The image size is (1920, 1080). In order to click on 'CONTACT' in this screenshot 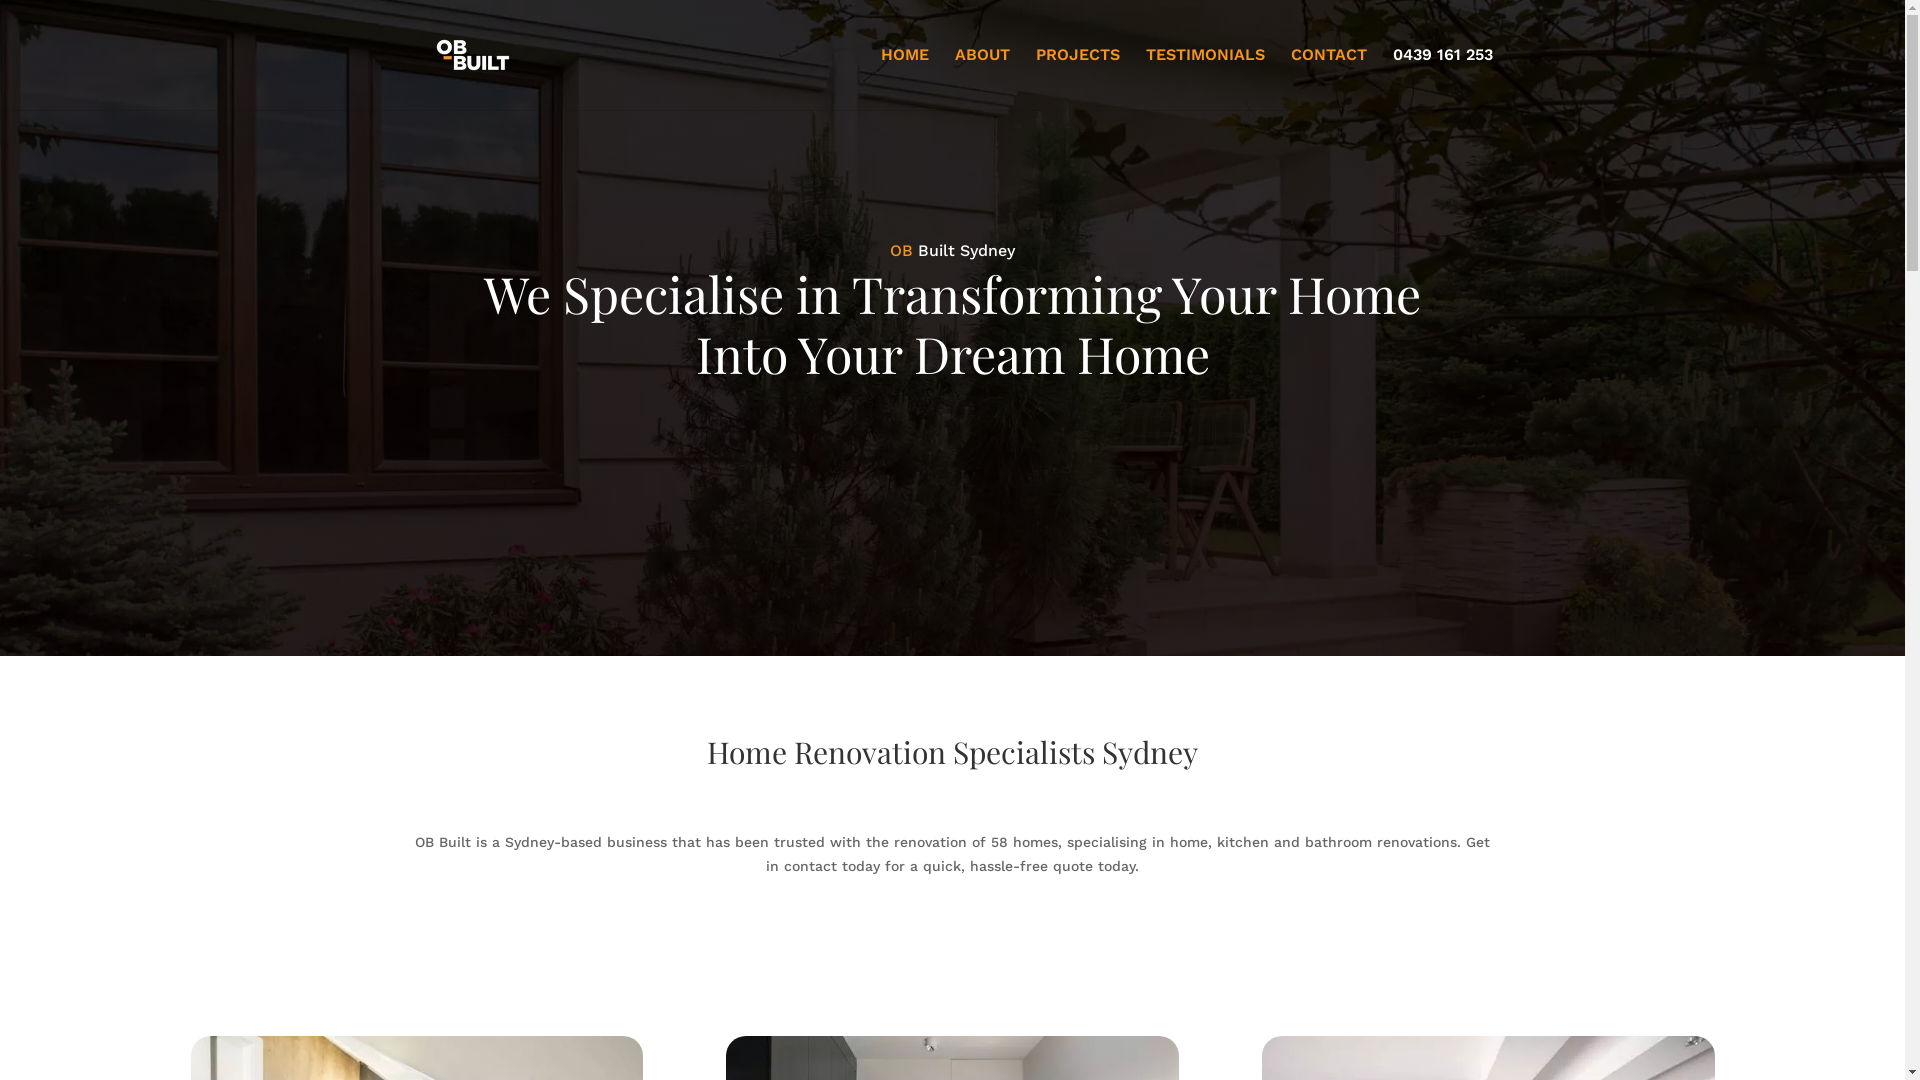, I will do `click(1328, 77)`.